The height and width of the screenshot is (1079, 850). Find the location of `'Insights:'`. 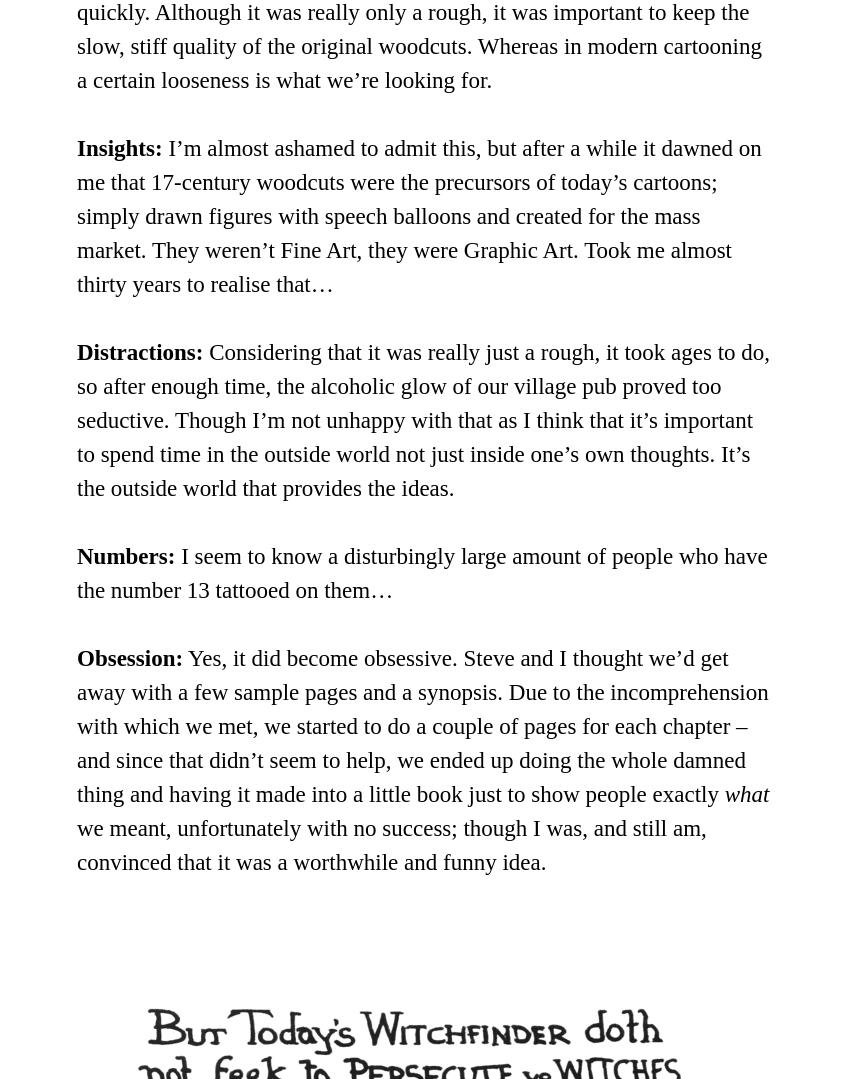

'Insights:' is located at coordinates (118, 147).